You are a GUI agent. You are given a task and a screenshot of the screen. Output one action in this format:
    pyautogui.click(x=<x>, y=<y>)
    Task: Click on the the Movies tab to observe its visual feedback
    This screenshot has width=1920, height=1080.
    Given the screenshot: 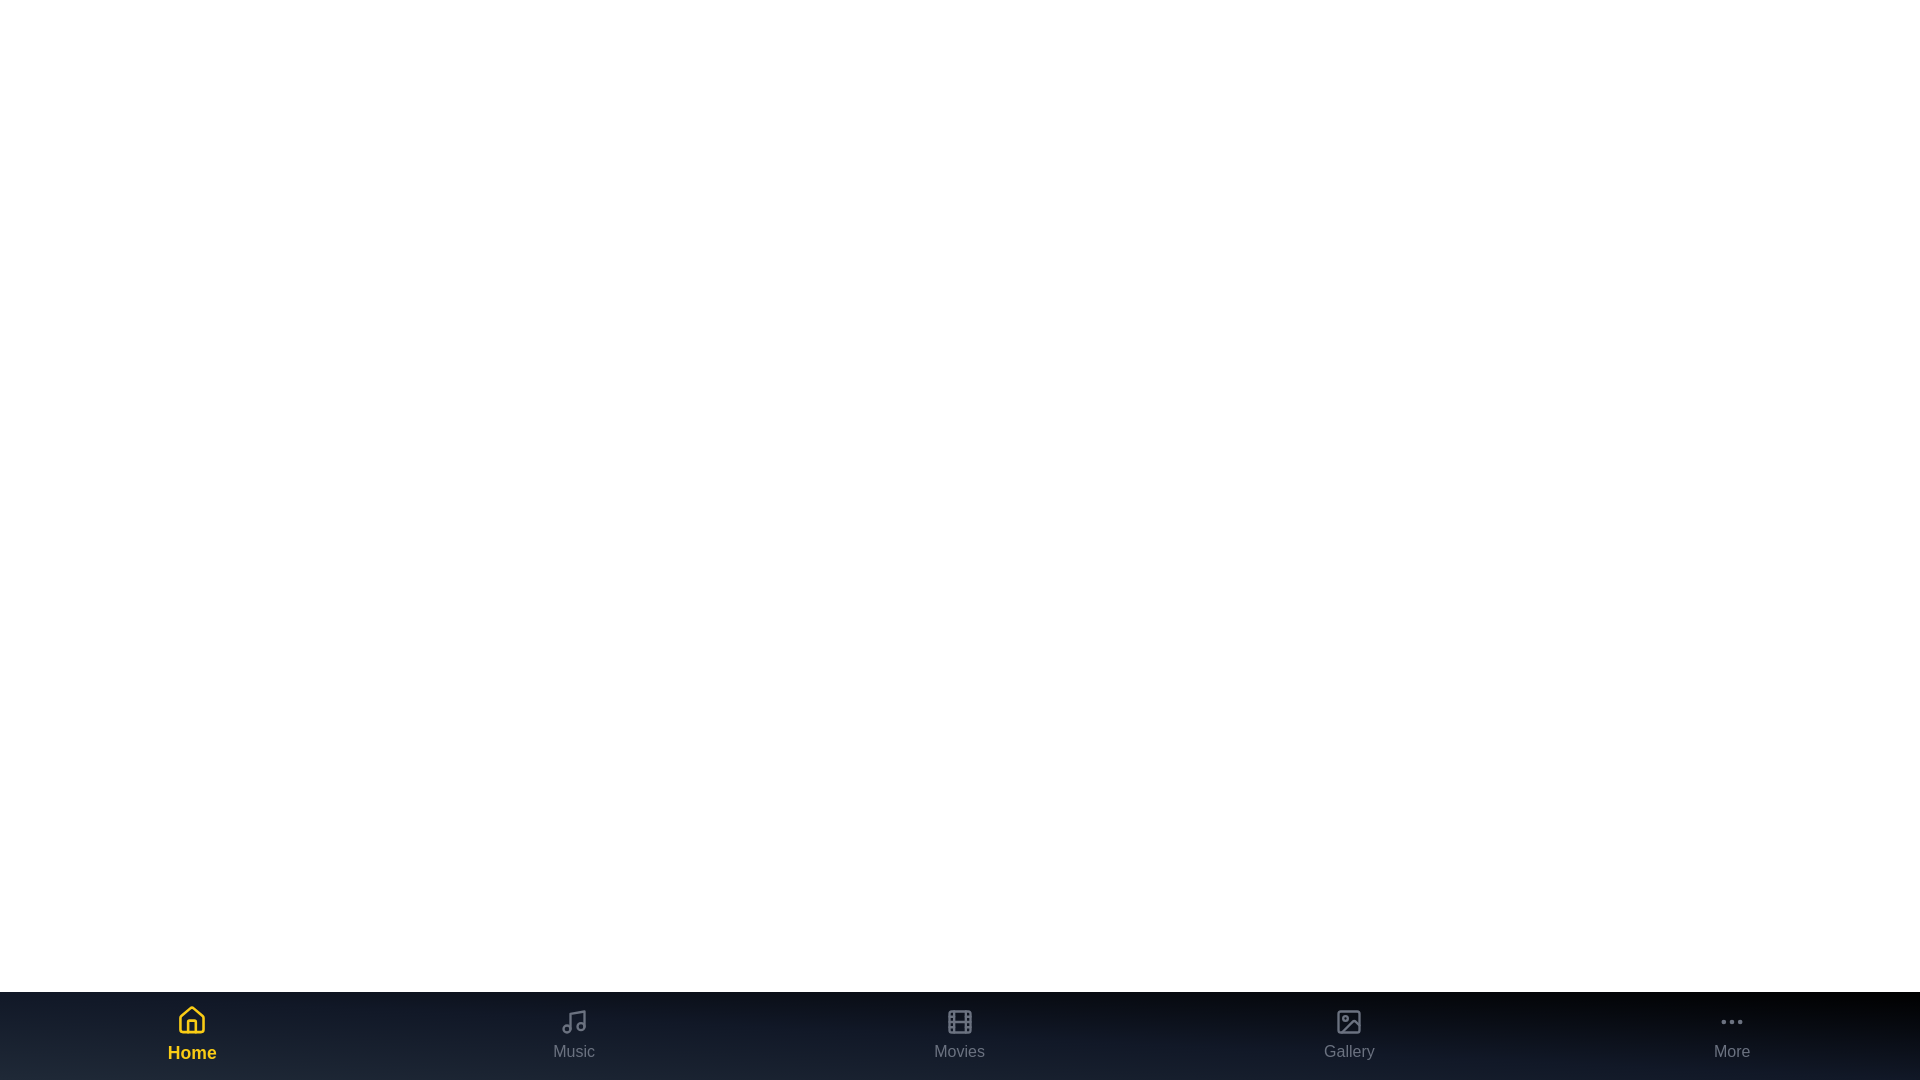 What is the action you would take?
    pyautogui.click(x=958, y=1035)
    